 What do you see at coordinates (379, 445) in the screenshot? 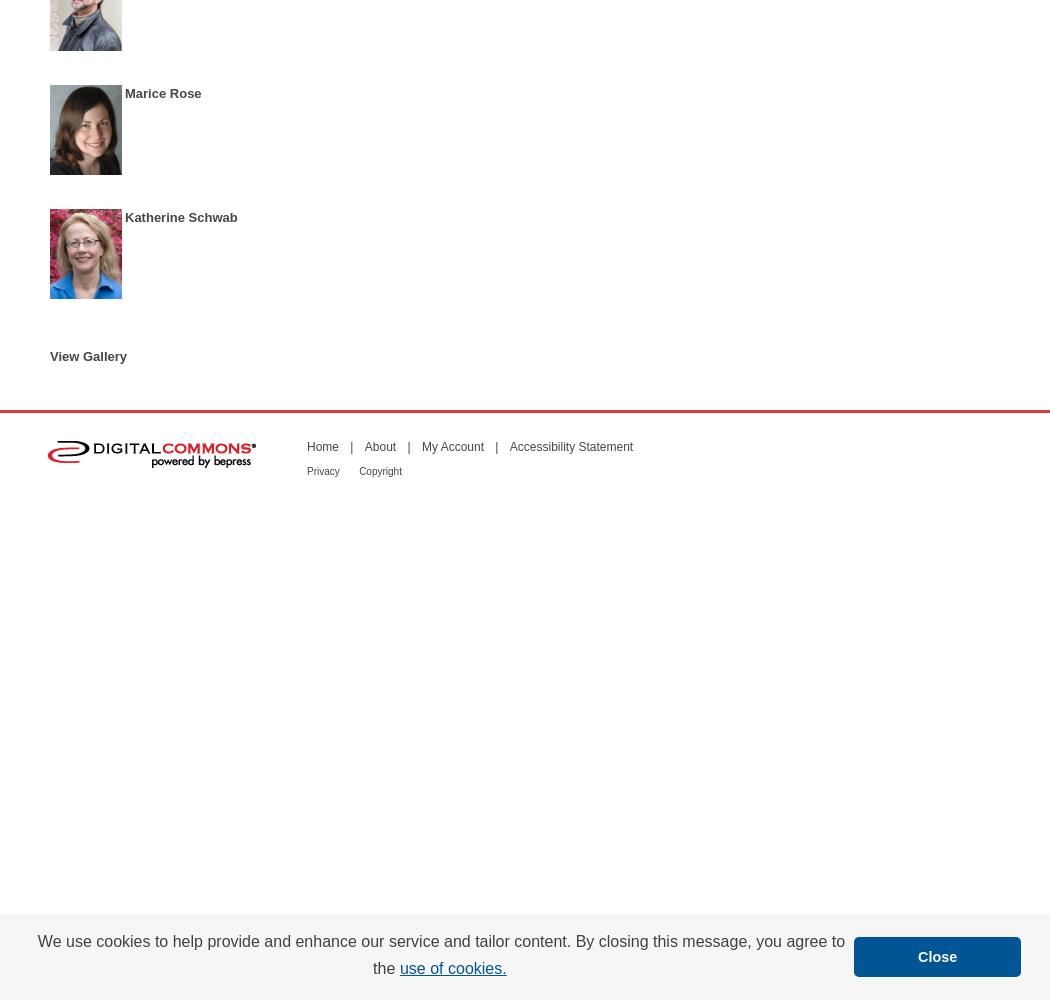
I see `'About'` at bounding box center [379, 445].